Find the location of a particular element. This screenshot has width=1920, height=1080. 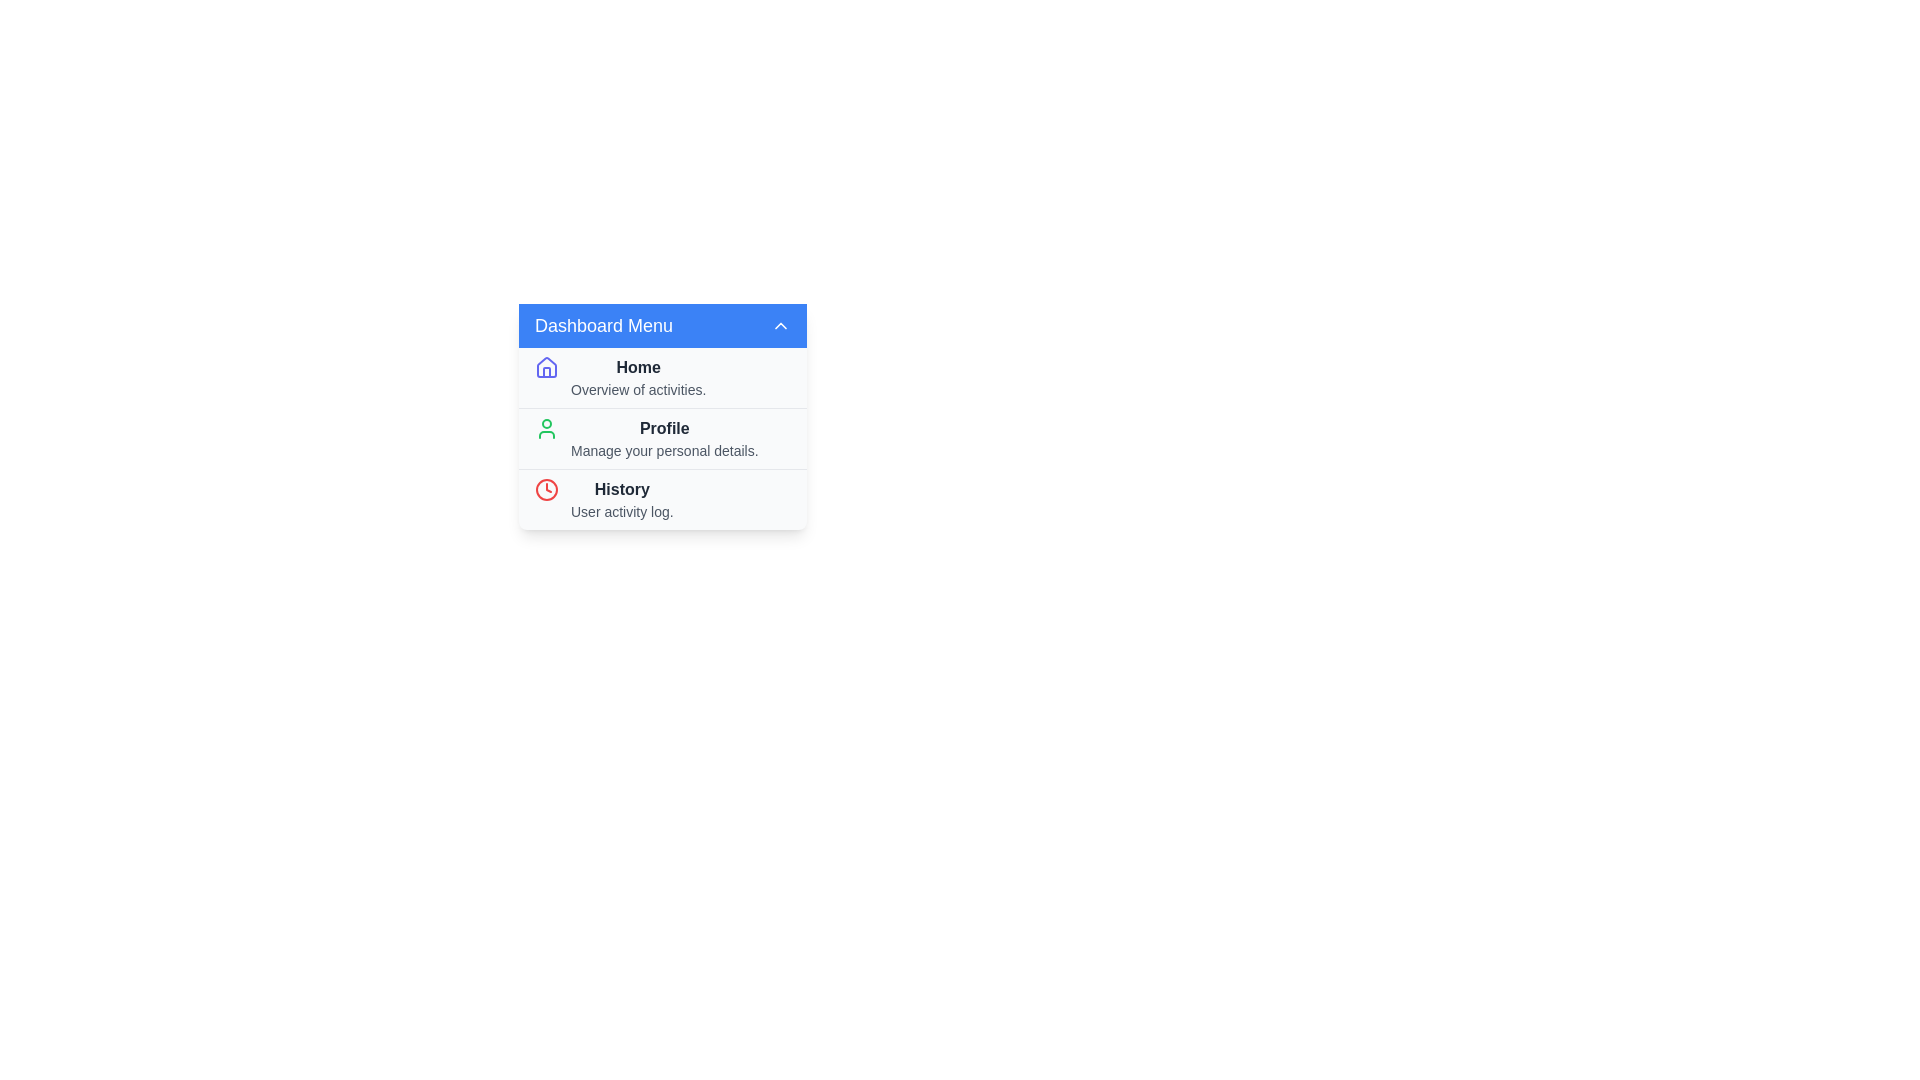

the 'Profile' menu item which contains two lines of text, the first line in bold dark gray and the second line in smaller light gray is located at coordinates (664, 438).